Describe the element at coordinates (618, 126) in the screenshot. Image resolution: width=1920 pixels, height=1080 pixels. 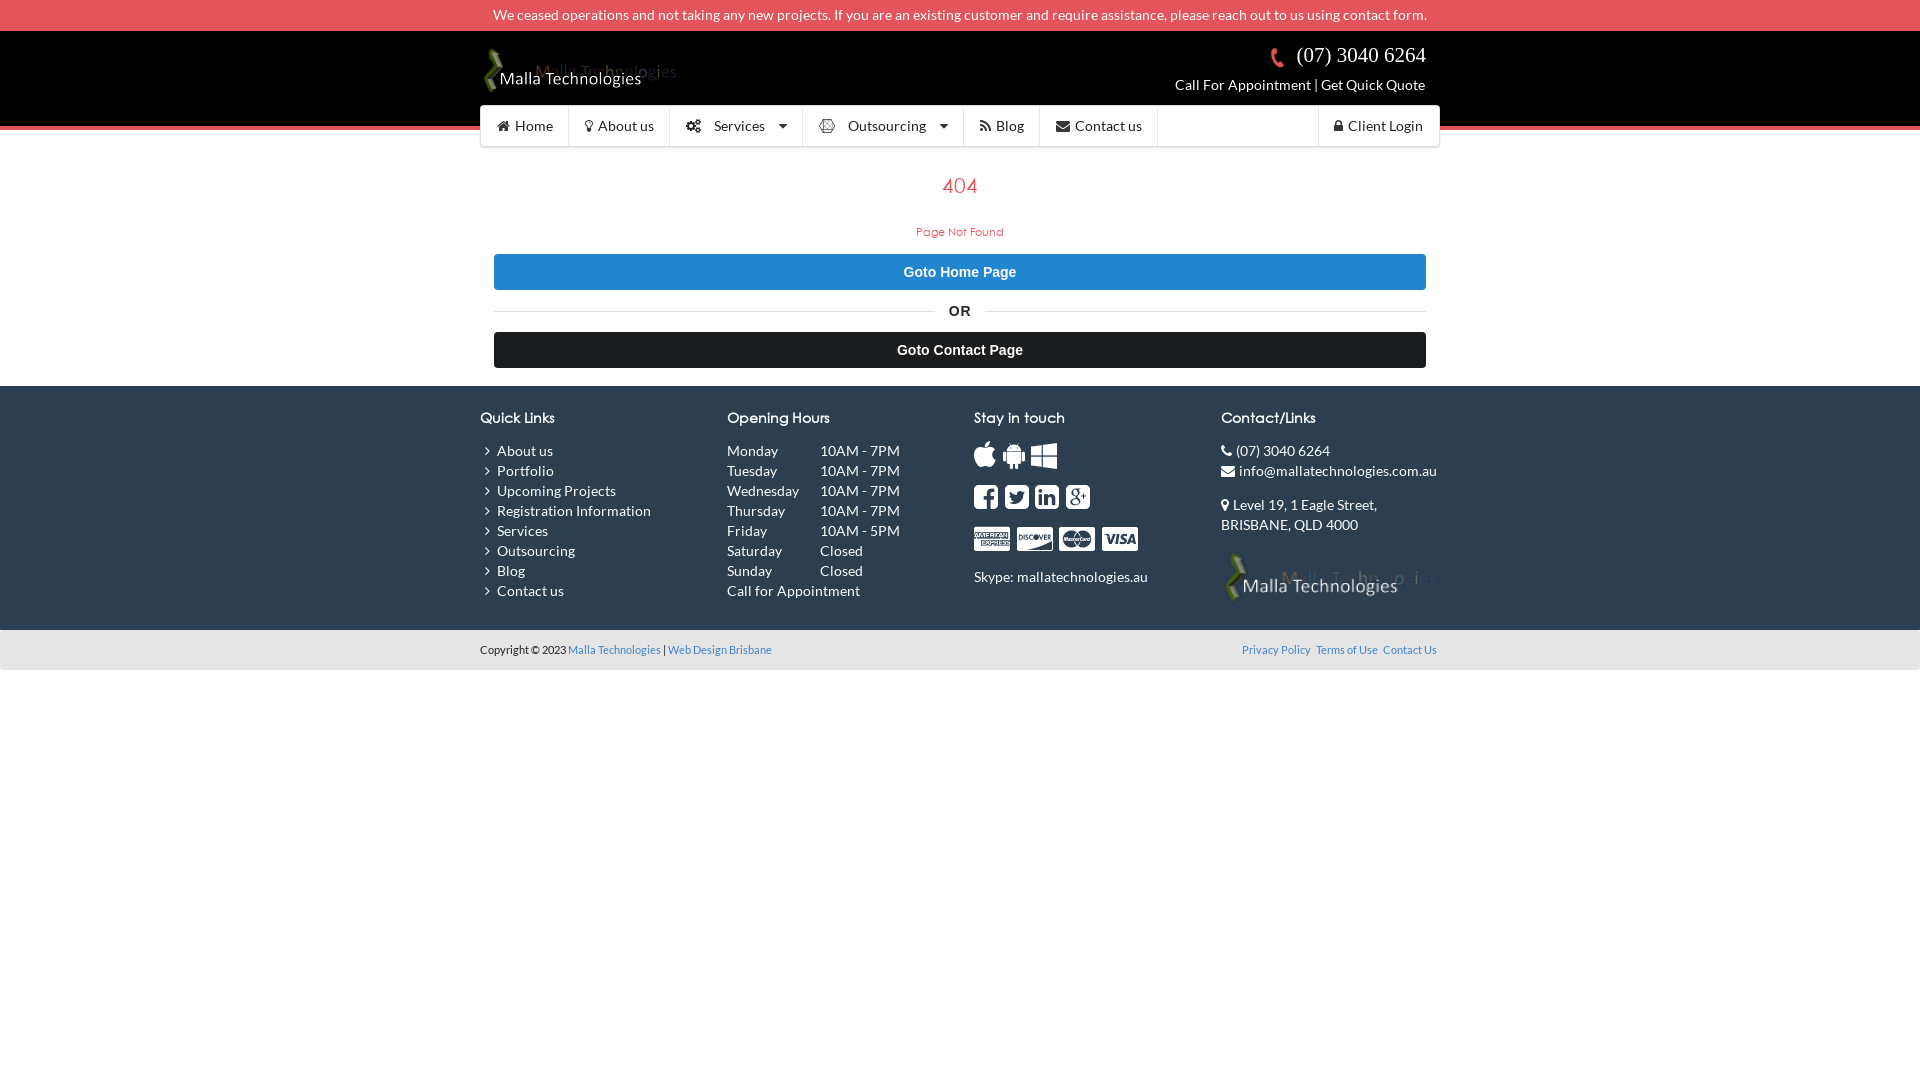
I see `'About us'` at that location.